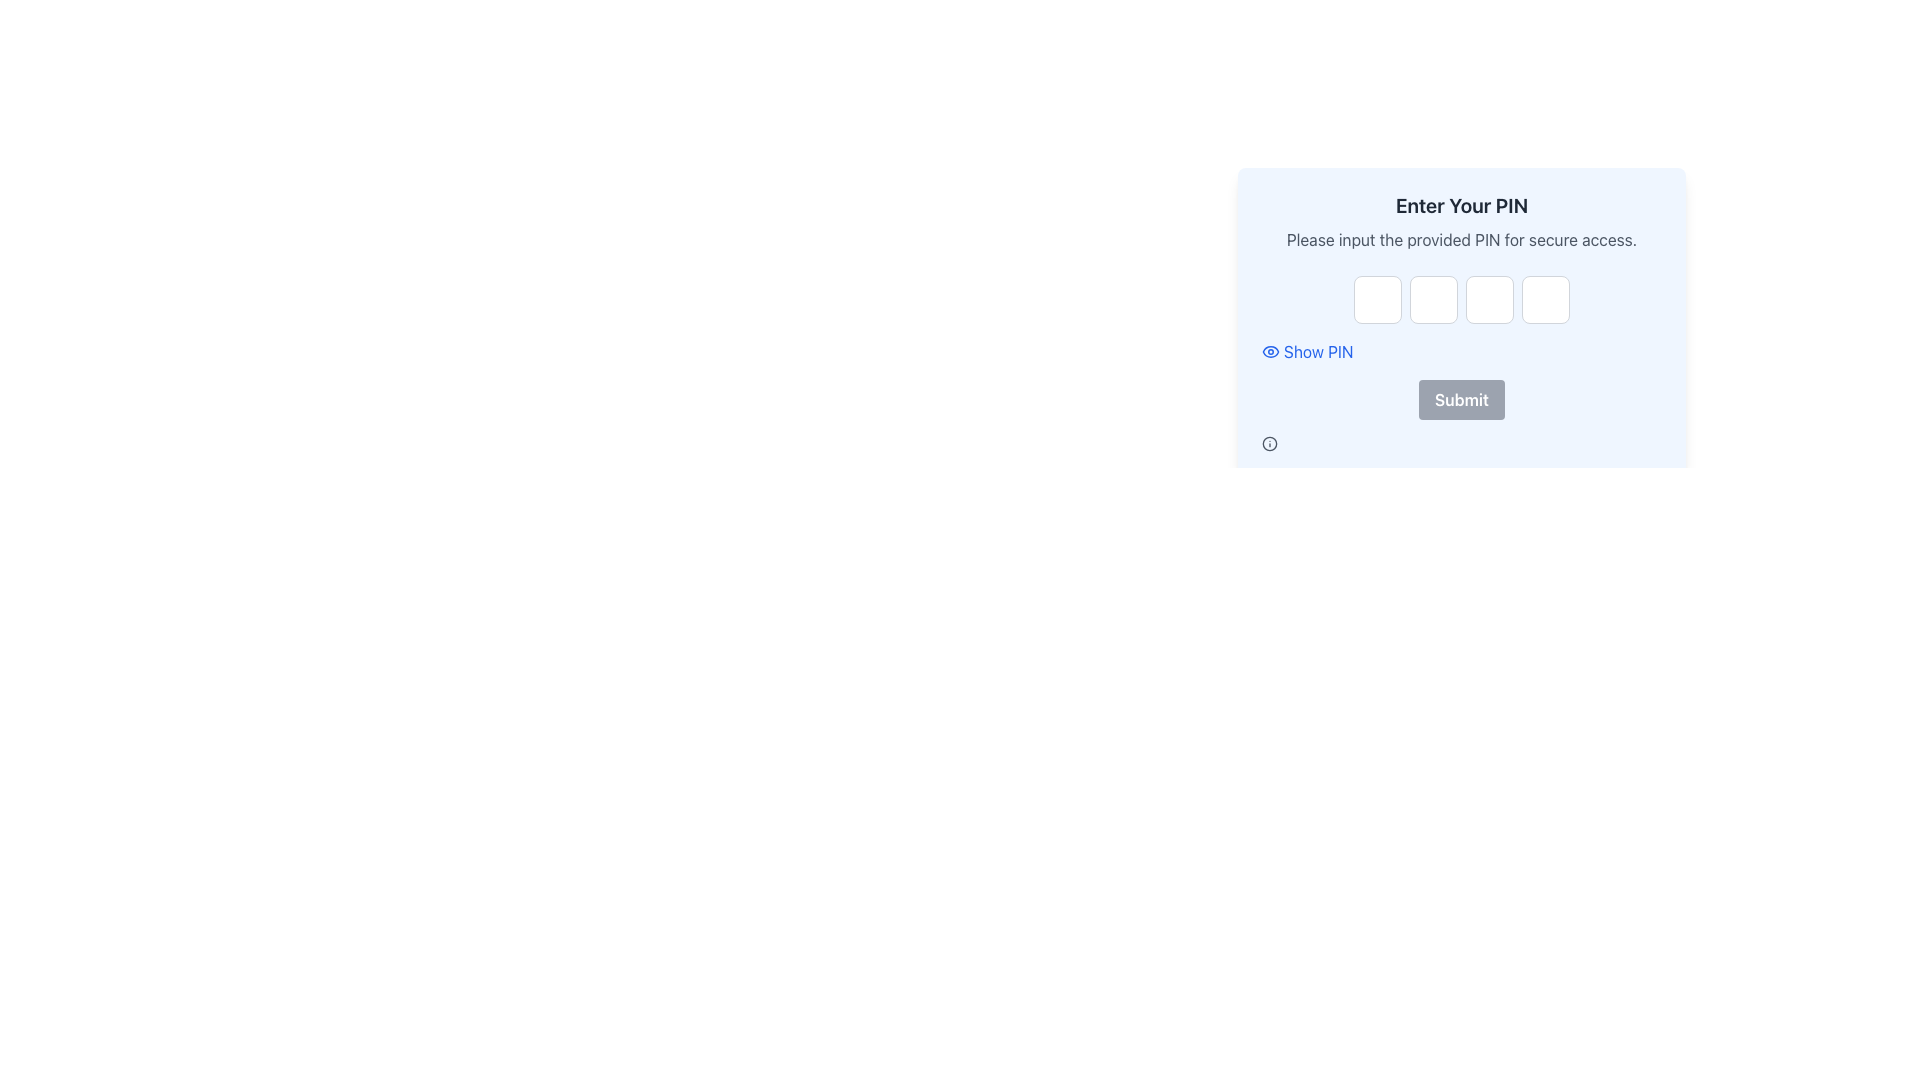  Describe the element at coordinates (1489, 300) in the screenshot. I see `the third password input field in the PIN entry system to focus it` at that location.